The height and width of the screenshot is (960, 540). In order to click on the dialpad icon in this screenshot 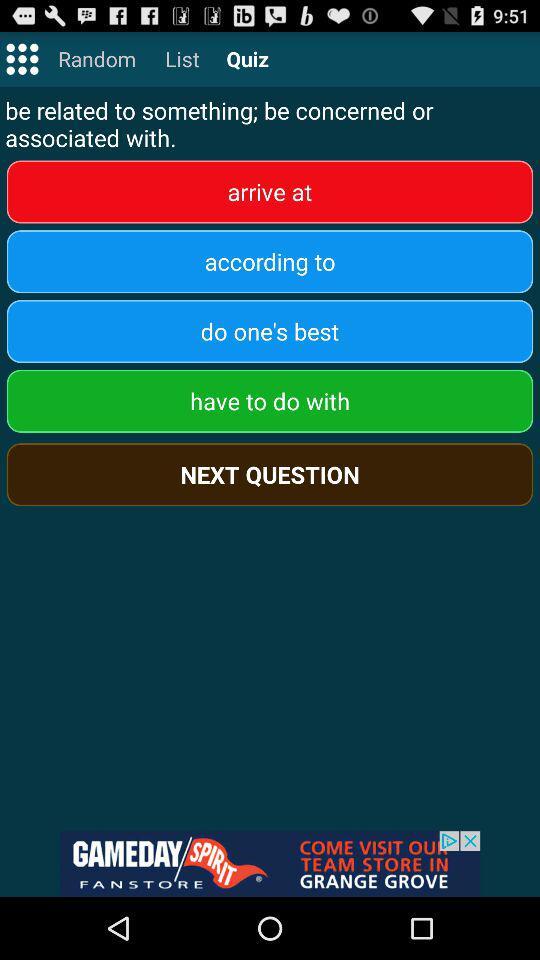, I will do `click(21, 63)`.